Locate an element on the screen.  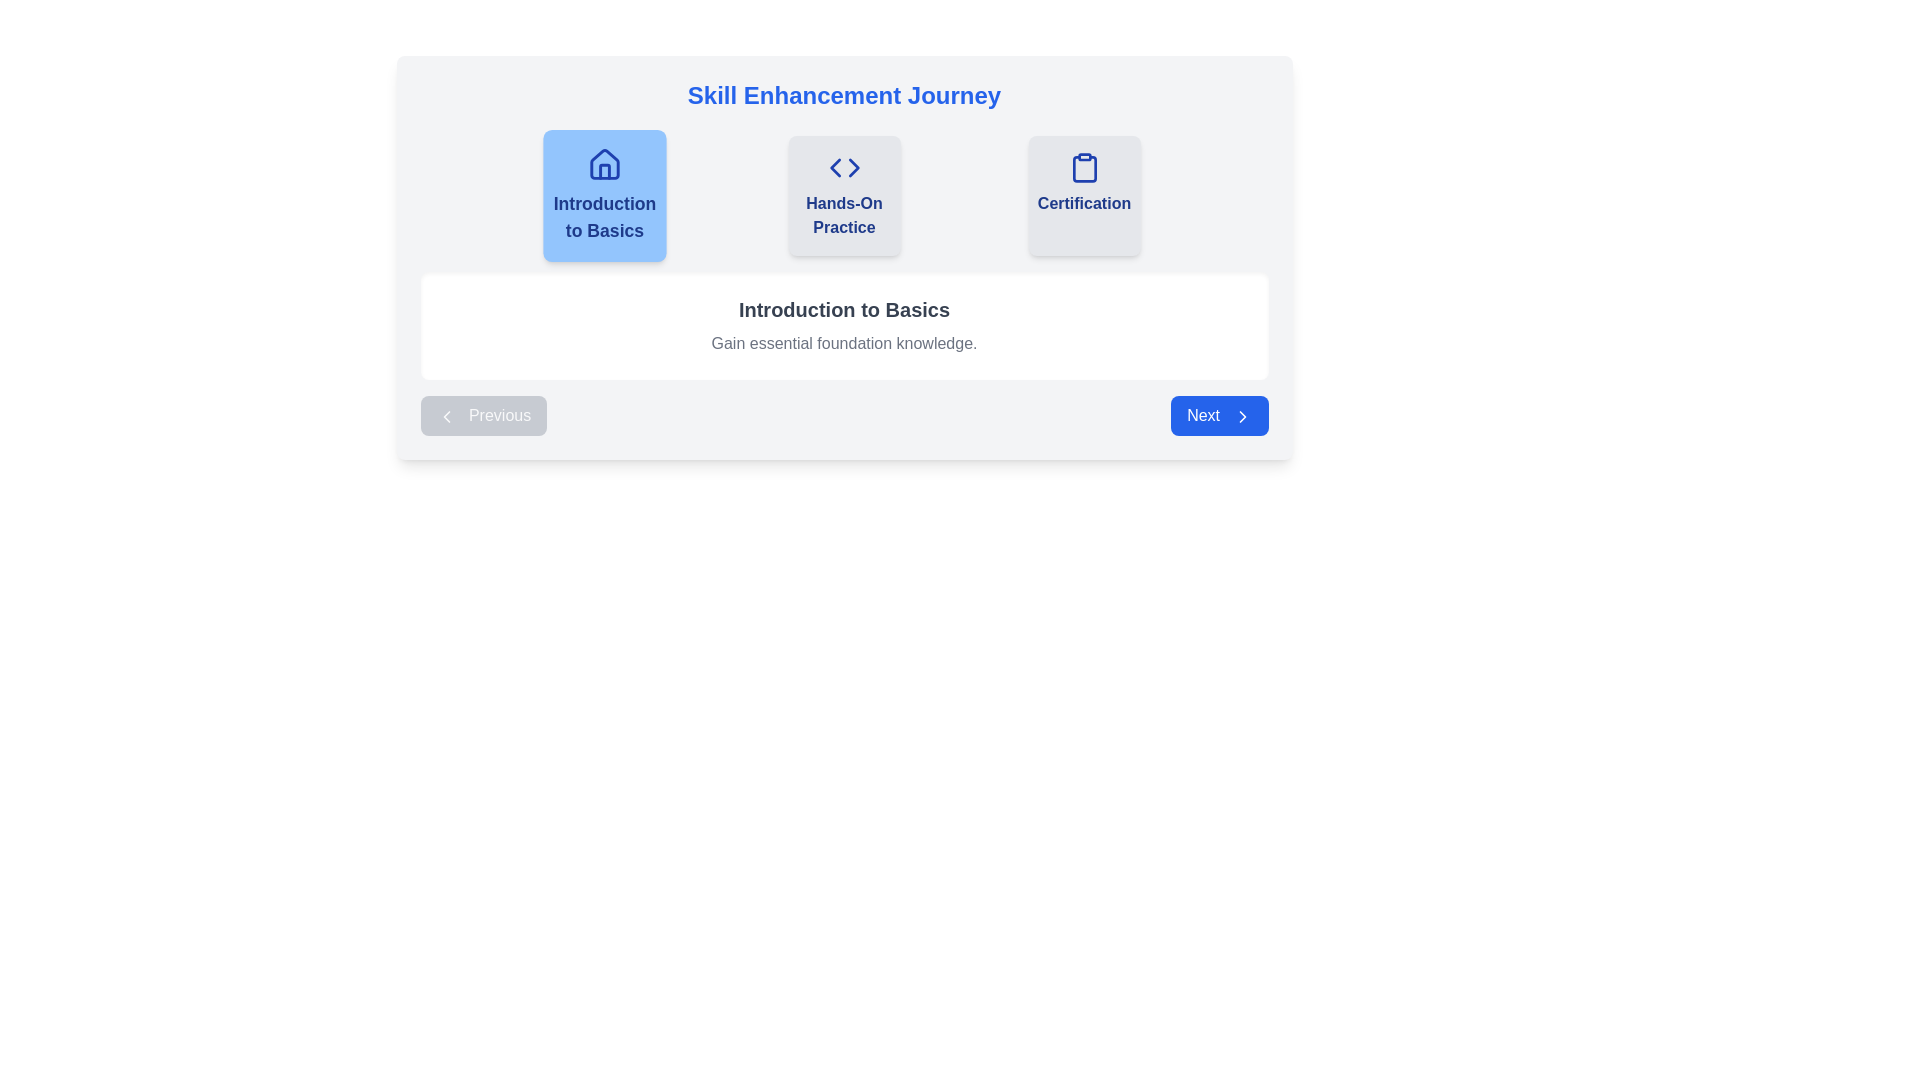
the right-pointing chevron icon within the 'Next' button to move to the next step in the navigation sequence is located at coordinates (1241, 415).